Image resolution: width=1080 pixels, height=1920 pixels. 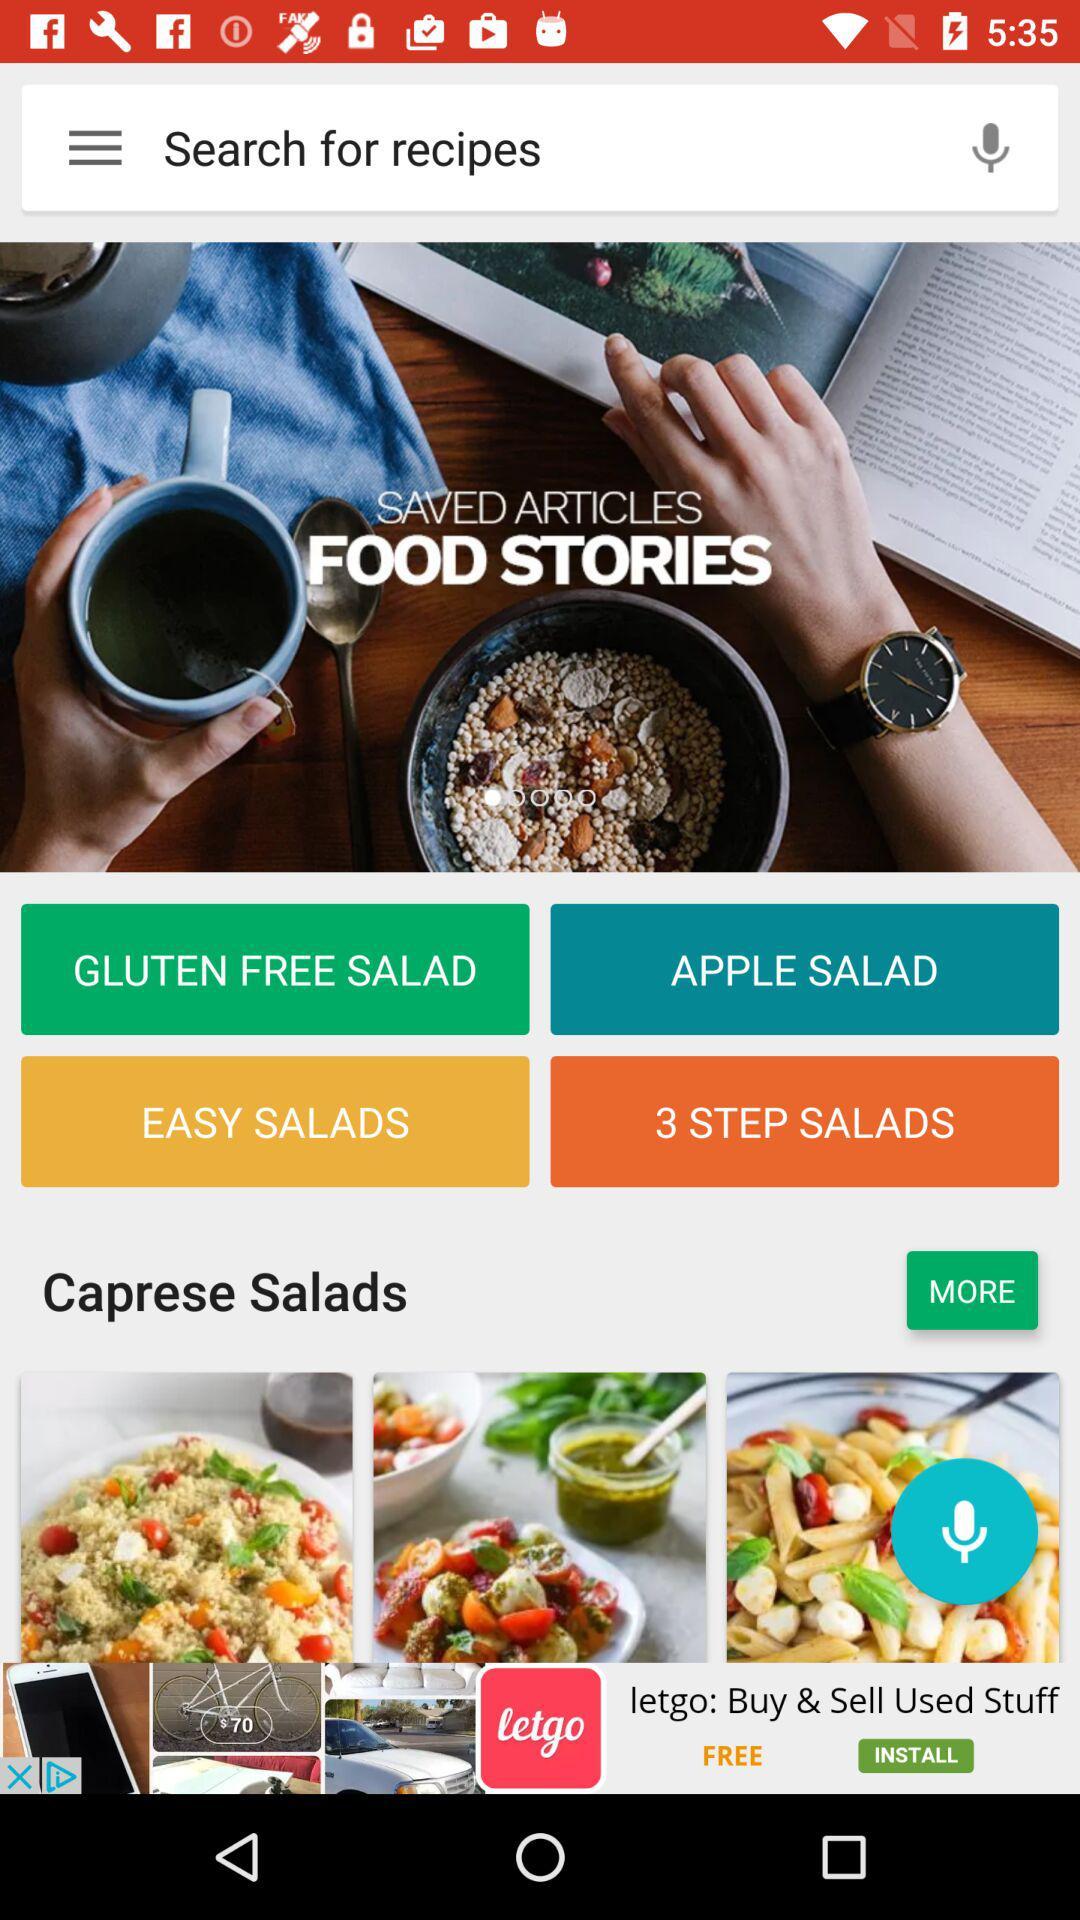 What do you see at coordinates (963, 1530) in the screenshot?
I see `the microphone icon` at bounding box center [963, 1530].